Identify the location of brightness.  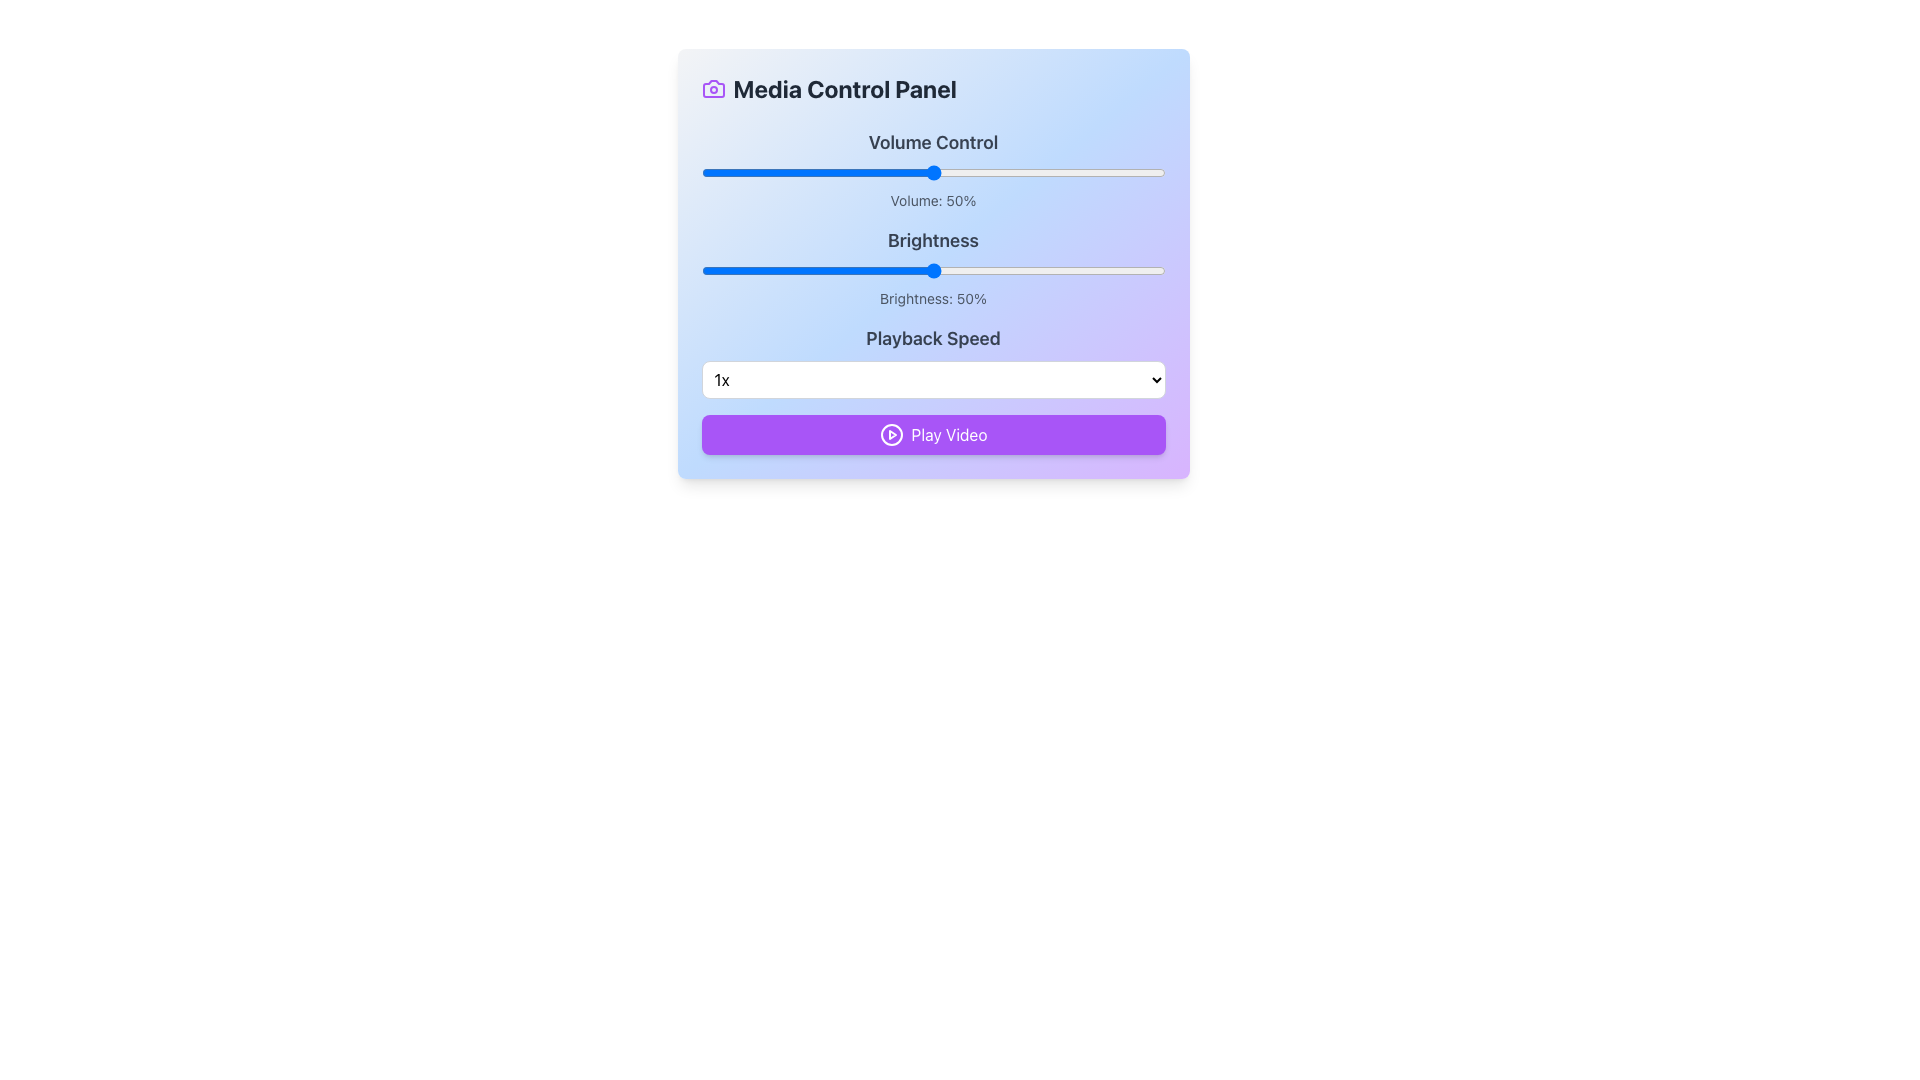
(822, 270).